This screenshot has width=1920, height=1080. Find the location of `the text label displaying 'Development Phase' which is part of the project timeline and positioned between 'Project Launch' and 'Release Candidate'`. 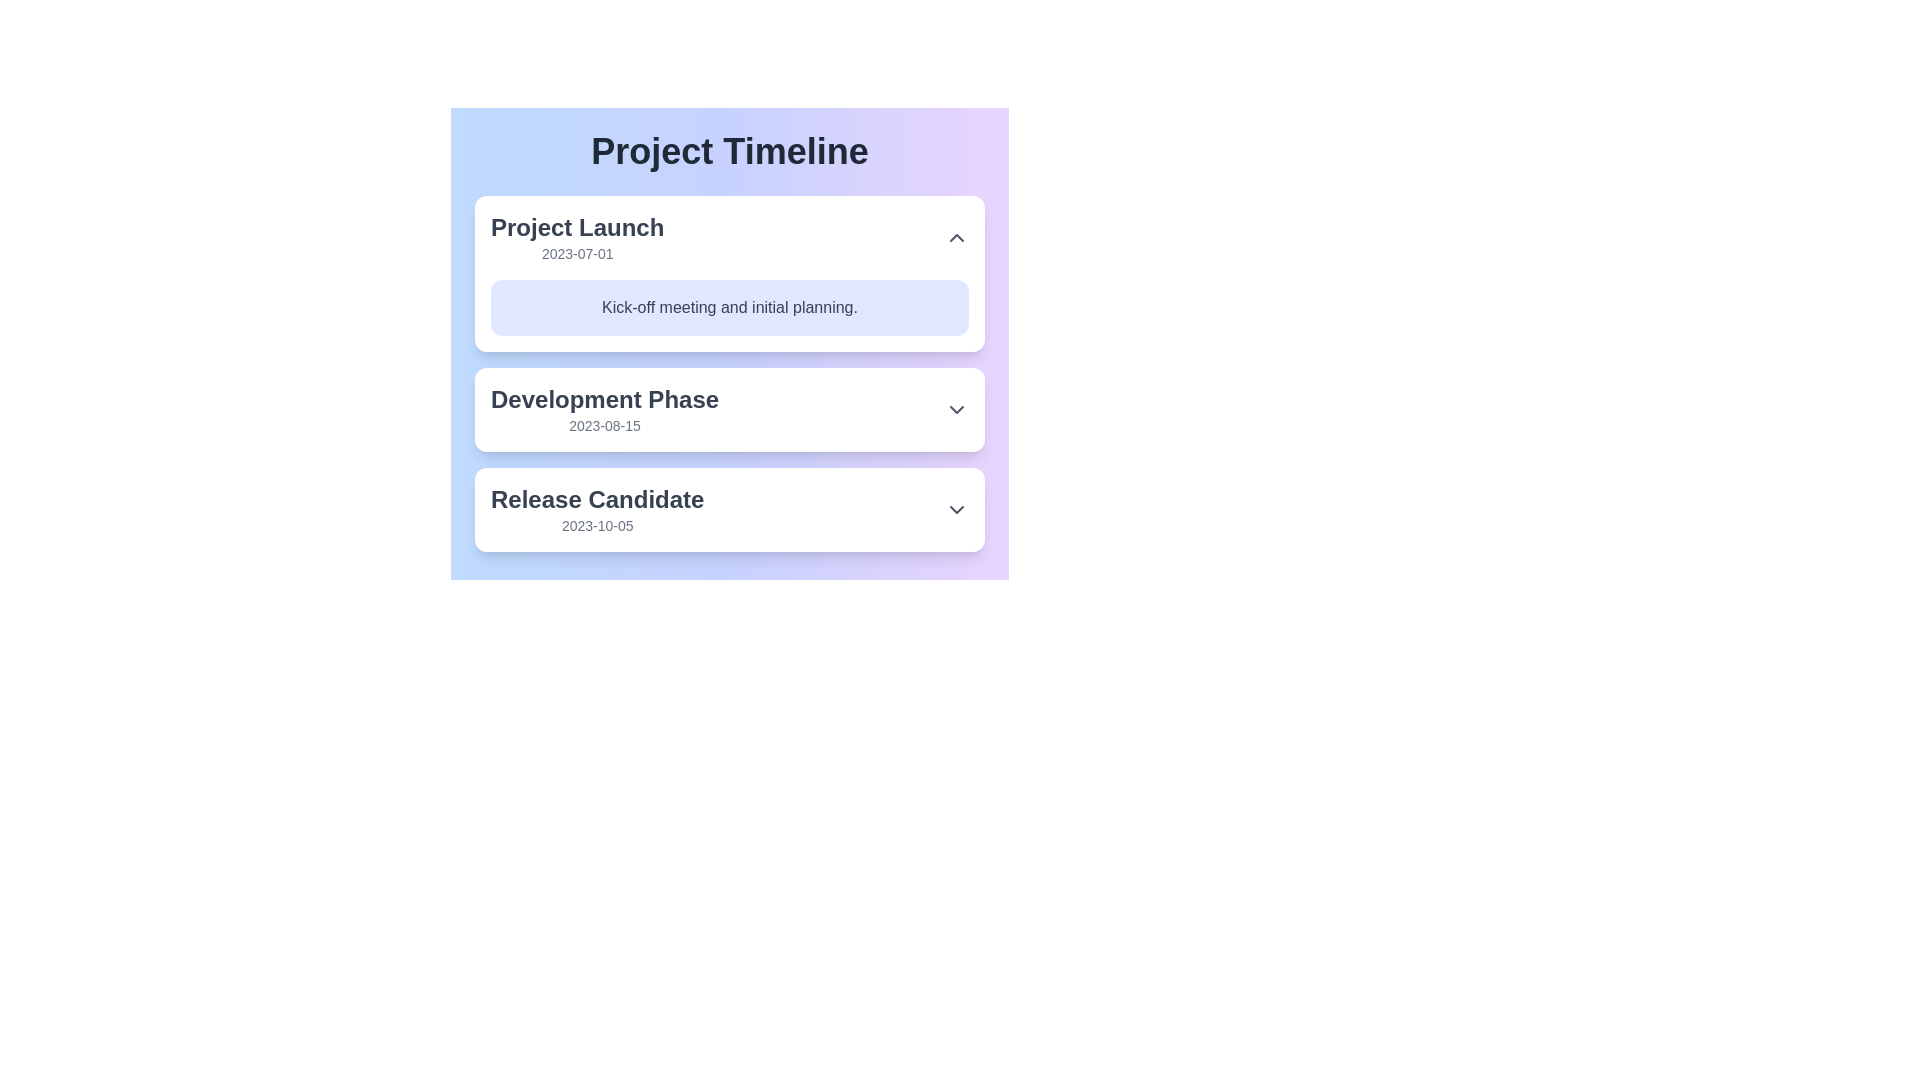

the text label displaying 'Development Phase' which is part of the project timeline and positioned between 'Project Launch' and 'Release Candidate' is located at coordinates (603, 400).